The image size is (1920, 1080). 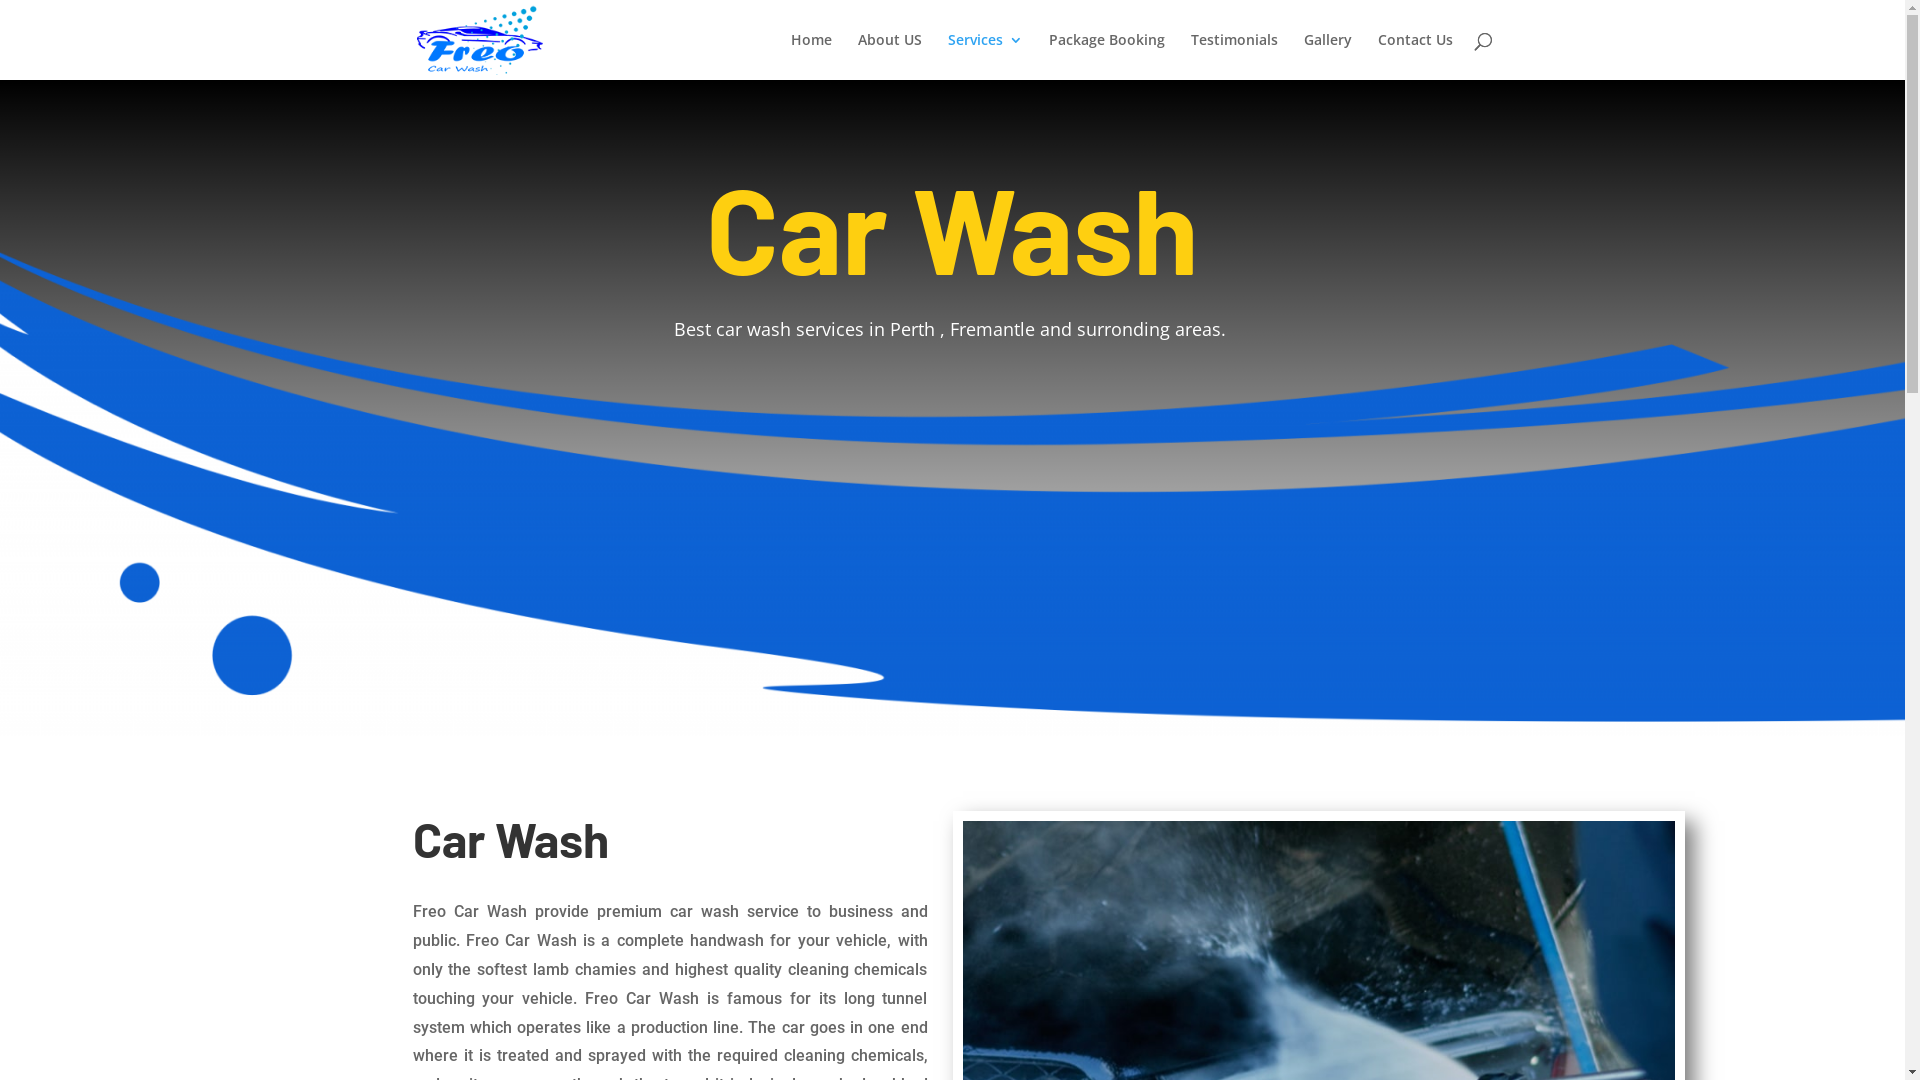 What do you see at coordinates (1304, 55) in the screenshot?
I see `'Gallery'` at bounding box center [1304, 55].